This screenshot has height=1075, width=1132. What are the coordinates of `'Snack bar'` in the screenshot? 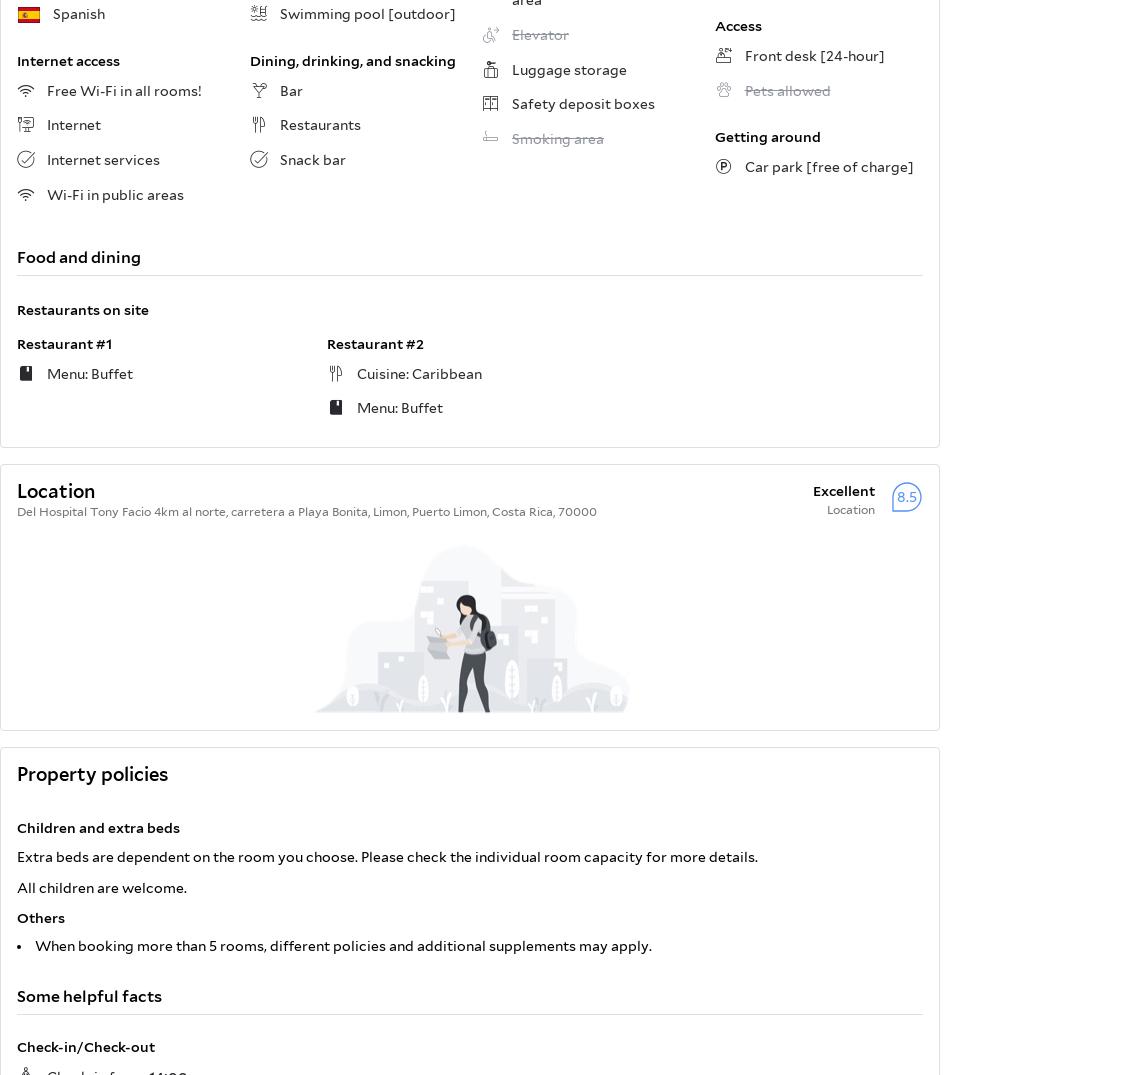 It's located at (310, 158).